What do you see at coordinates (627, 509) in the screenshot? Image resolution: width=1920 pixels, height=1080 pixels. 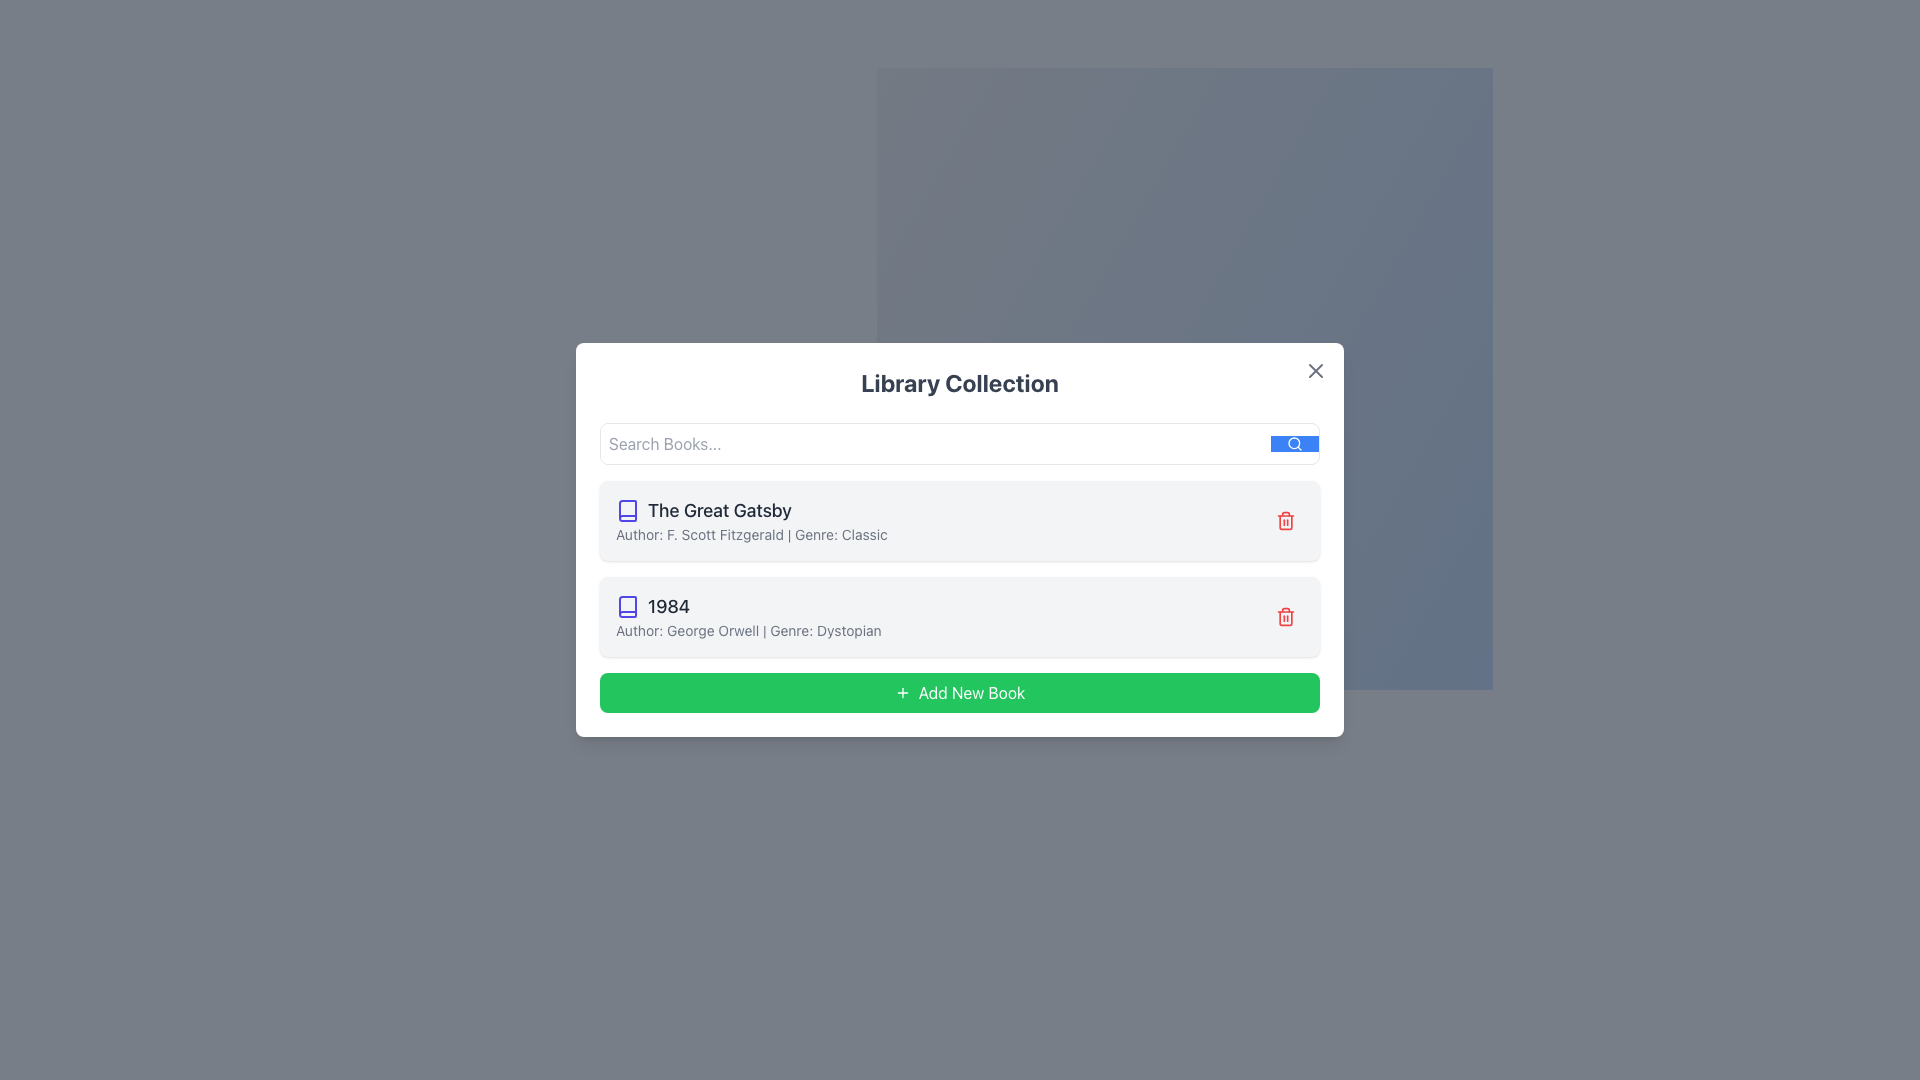 I see `the decorative icon representing the book item located to the left of the text 'The Great Gatsby.'` at bounding box center [627, 509].